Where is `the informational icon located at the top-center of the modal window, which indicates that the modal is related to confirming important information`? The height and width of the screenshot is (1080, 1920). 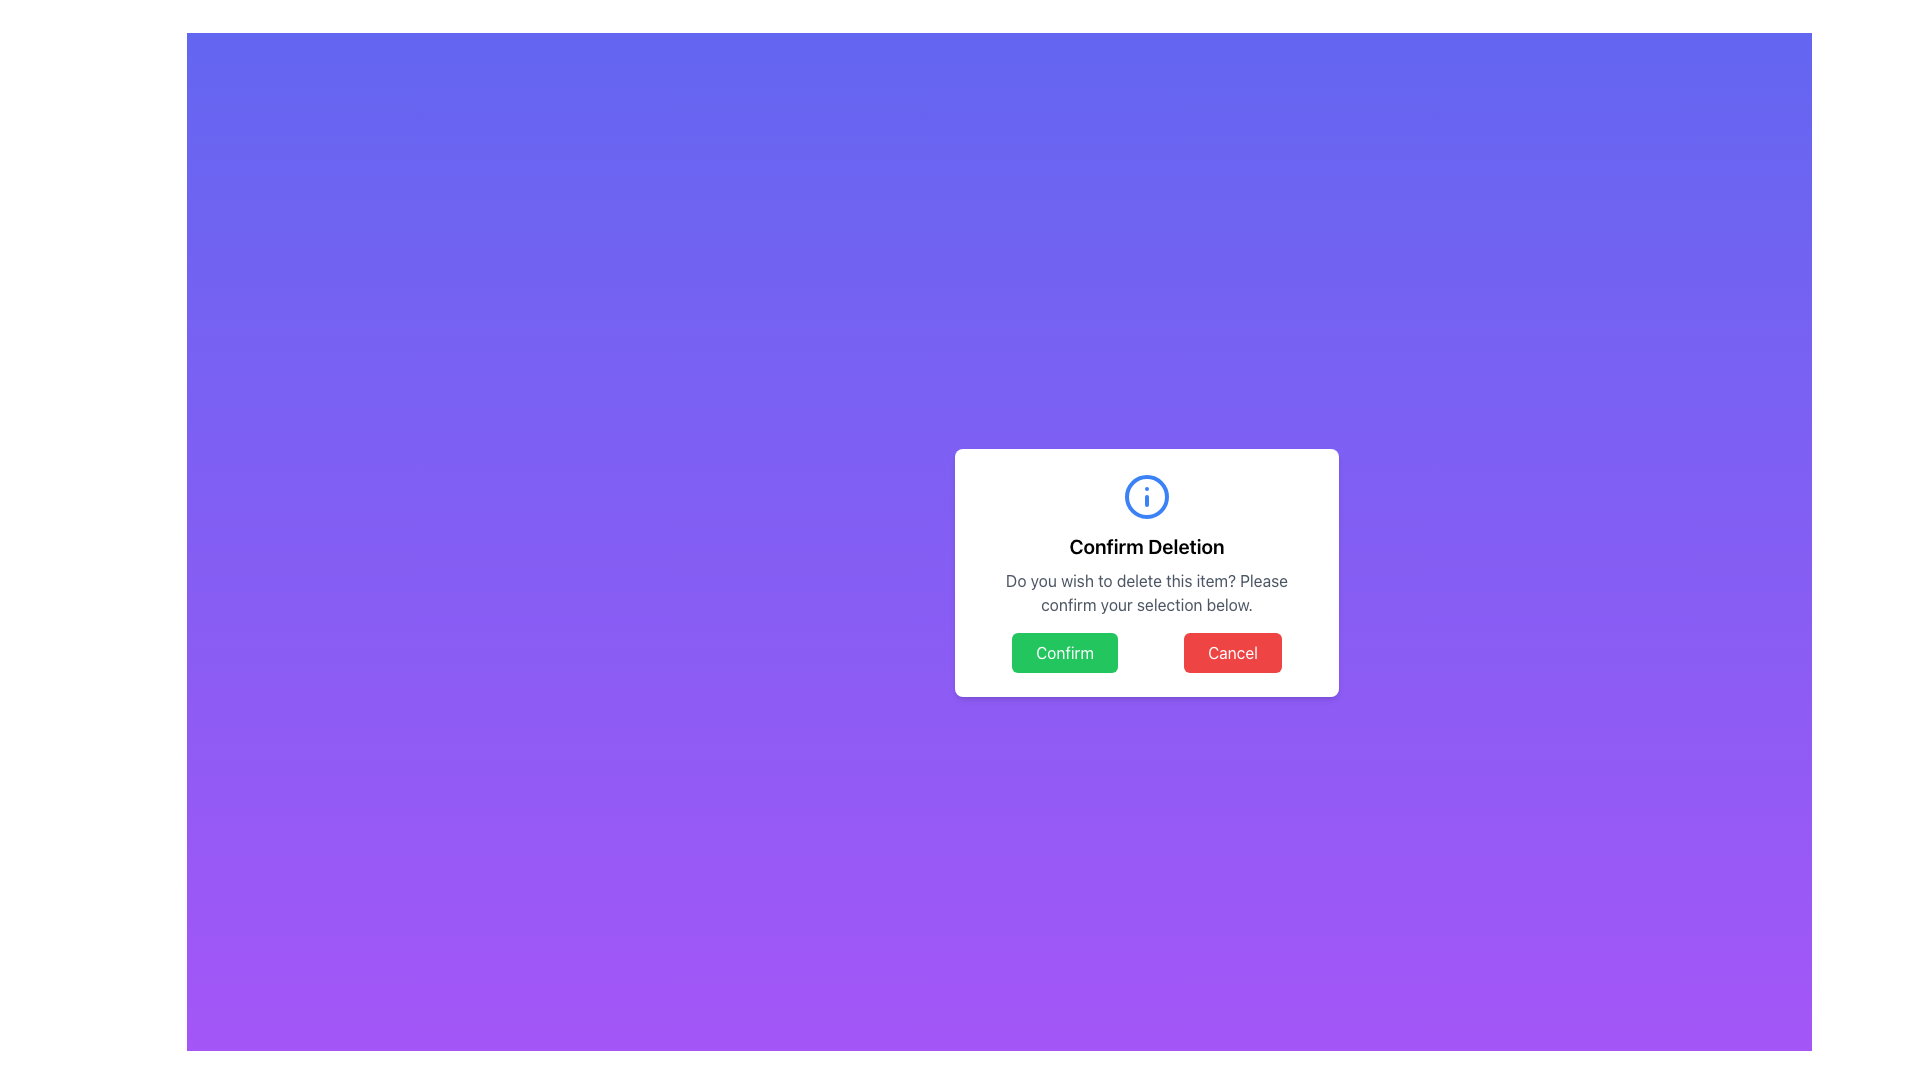 the informational icon located at the top-center of the modal window, which indicates that the modal is related to confirming important information is located at coordinates (1147, 496).